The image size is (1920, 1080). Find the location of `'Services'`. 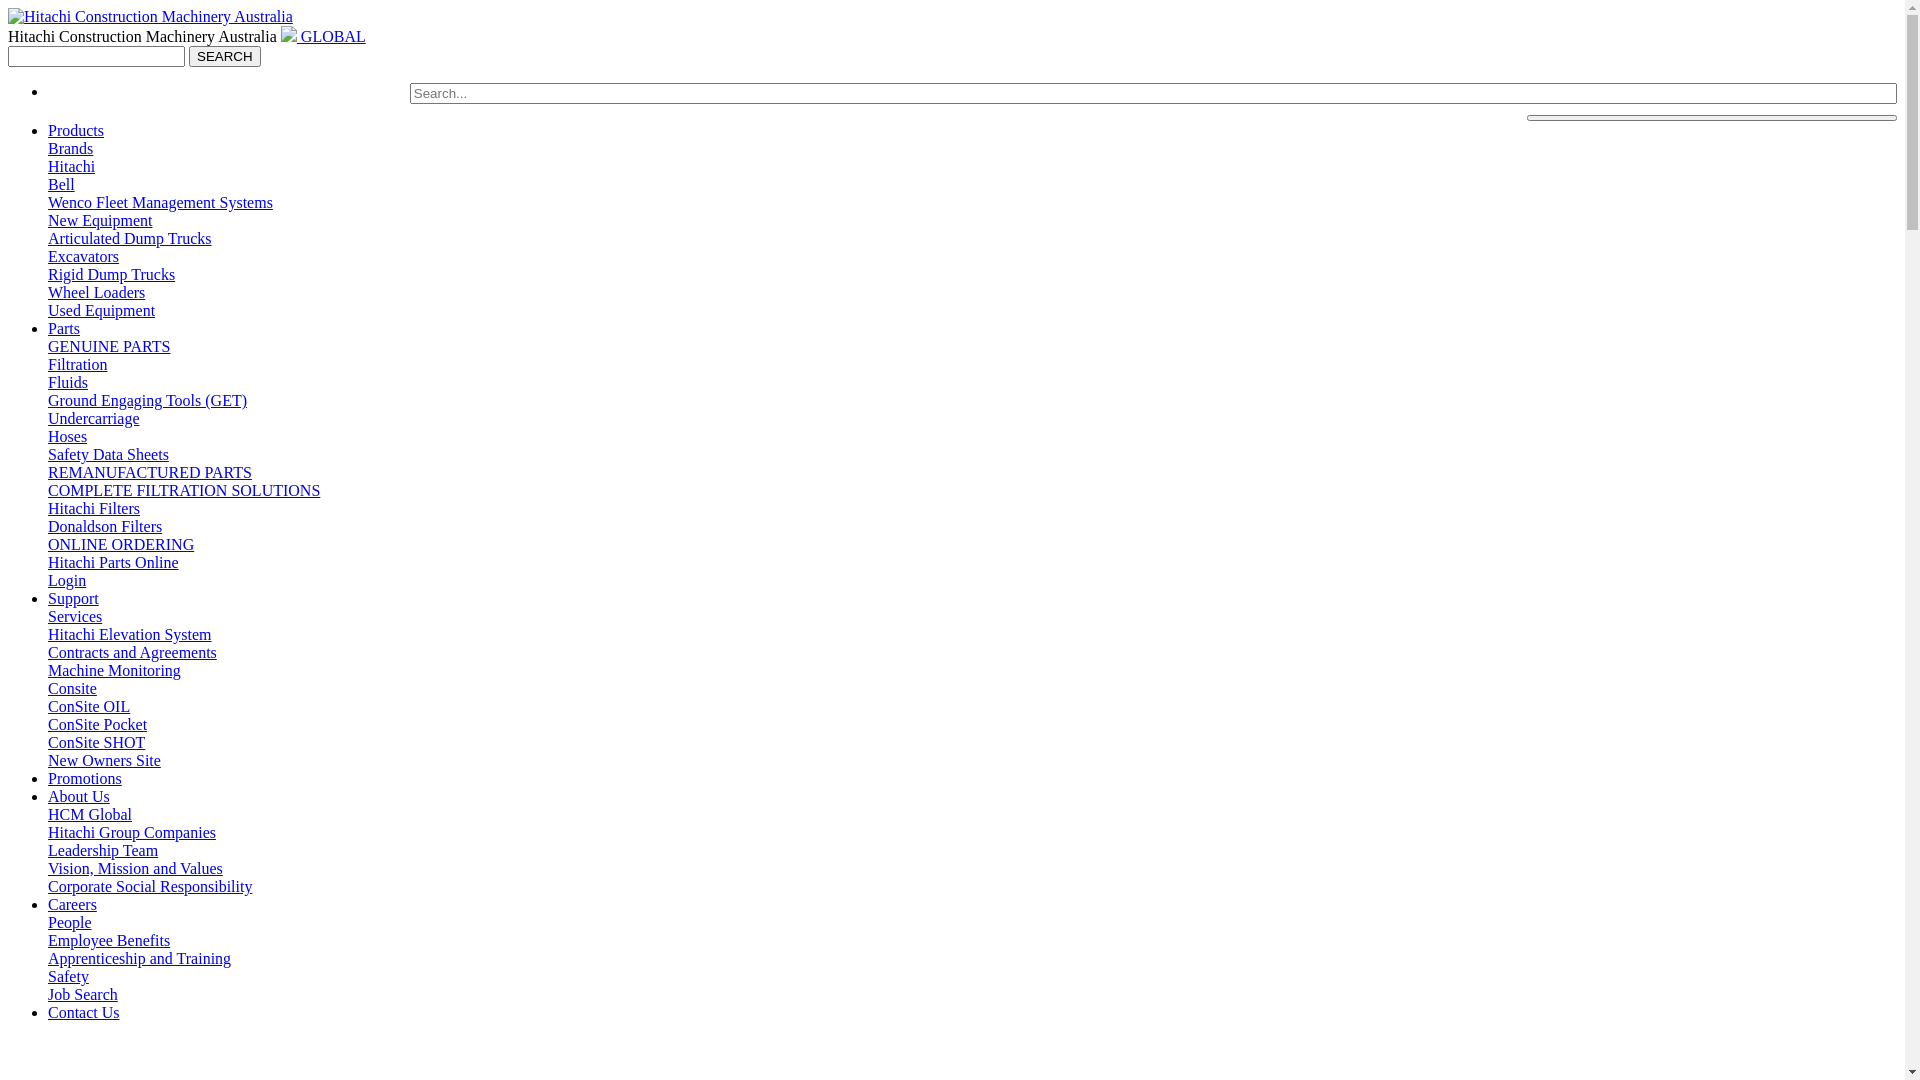

'Services' is located at coordinates (75, 615).